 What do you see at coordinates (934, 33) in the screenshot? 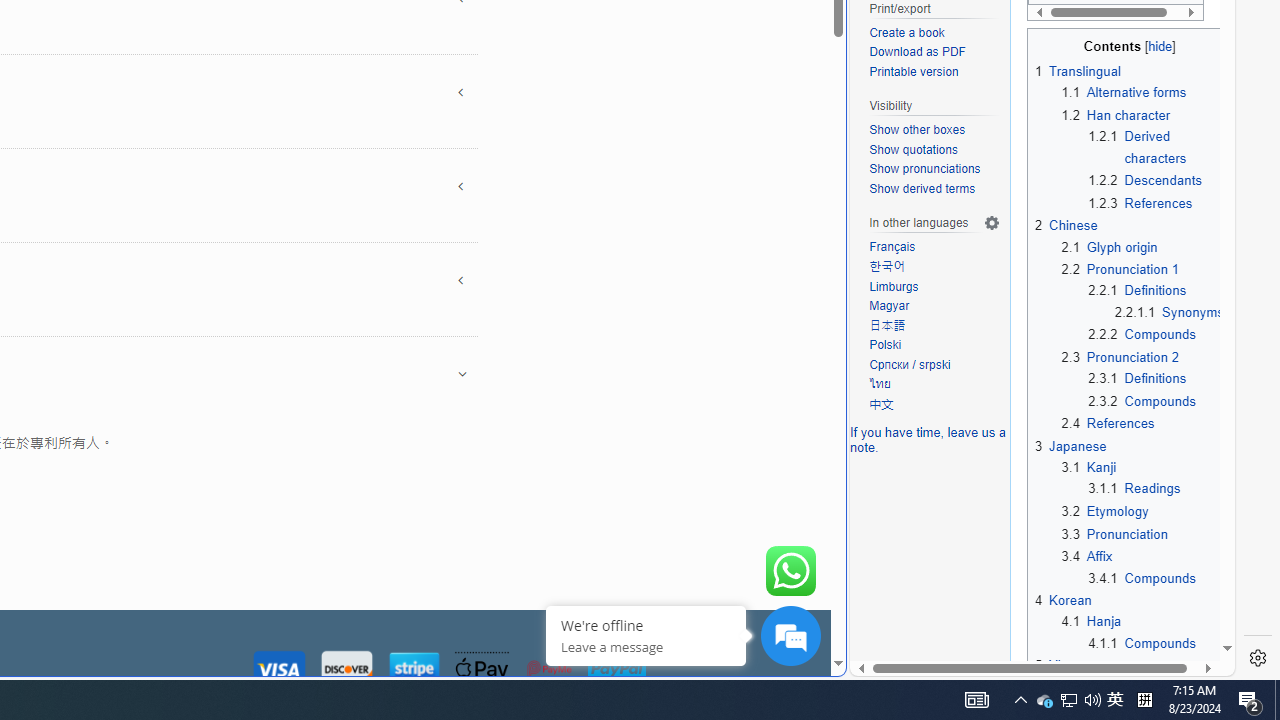
I see `'Create a book'` at bounding box center [934, 33].